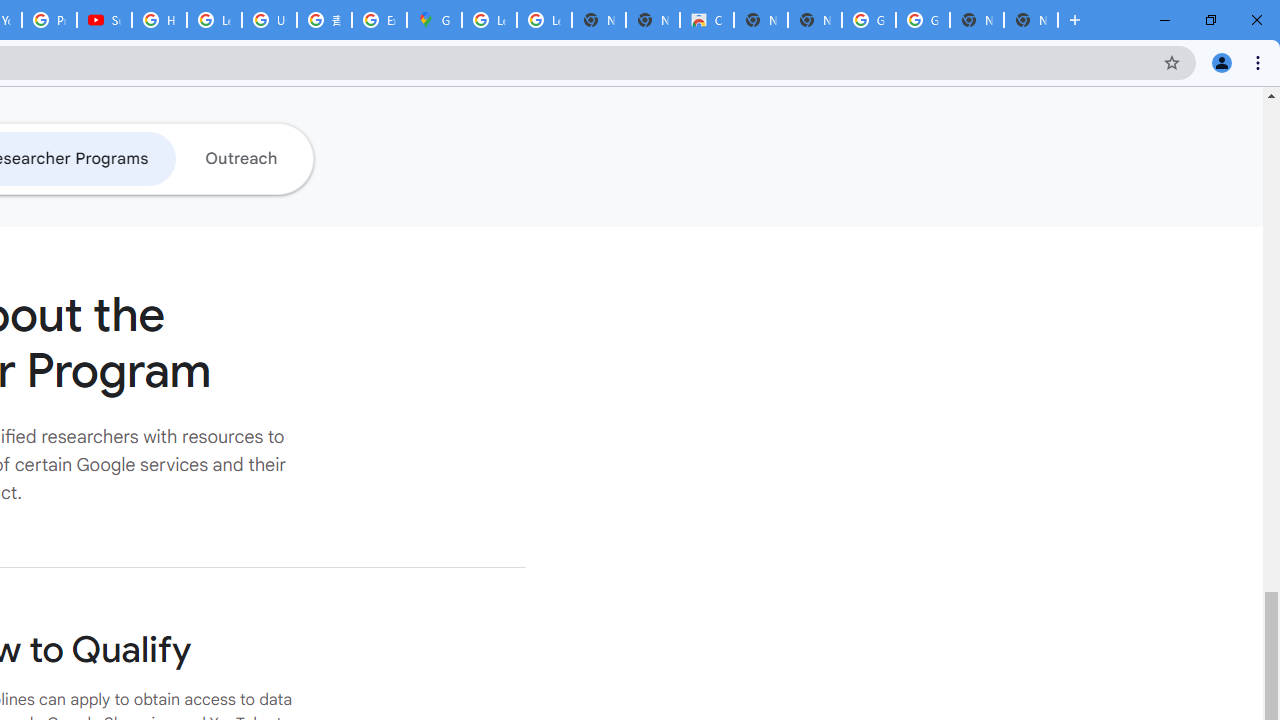 This screenshot has height=720, width=1280. Describe the element at coordinates (921, 20) in the screenshot. I see `'Google Images'` at that location.